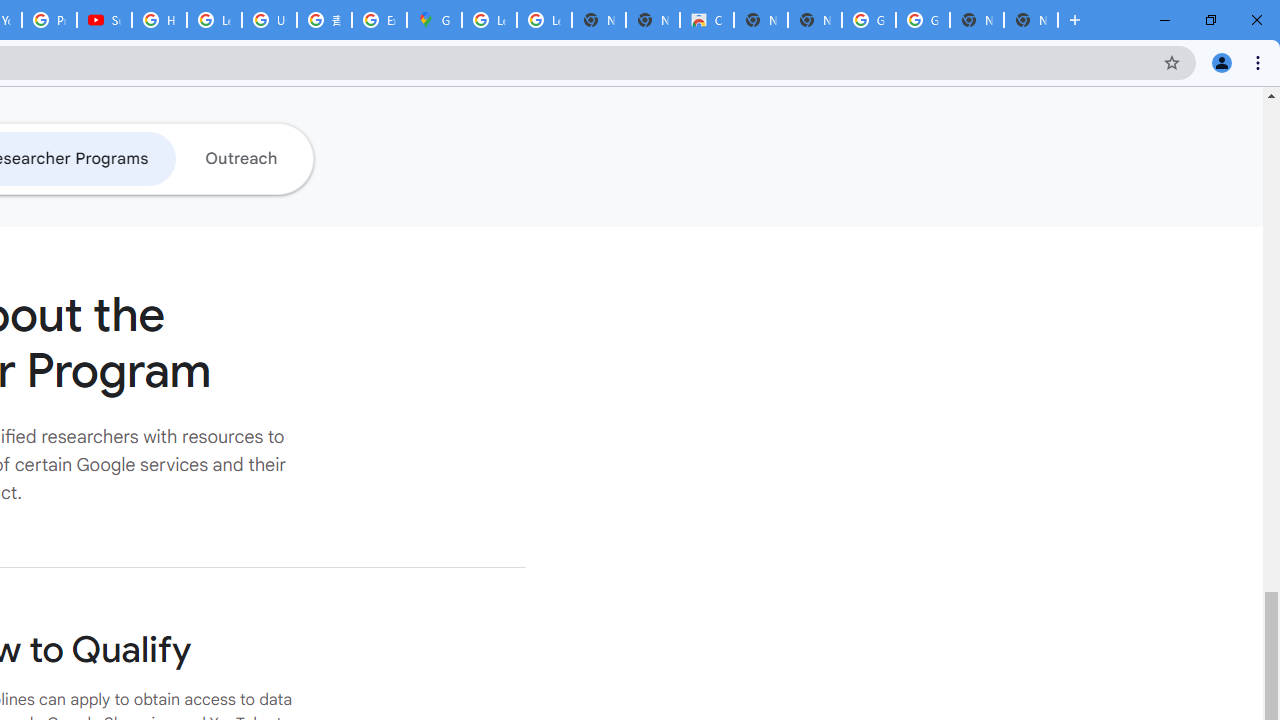 This screenshot has height=720, width=1280. Describe the element at coordinates (921, 20) in the screenshot. I see `'Google Images'` at that location.